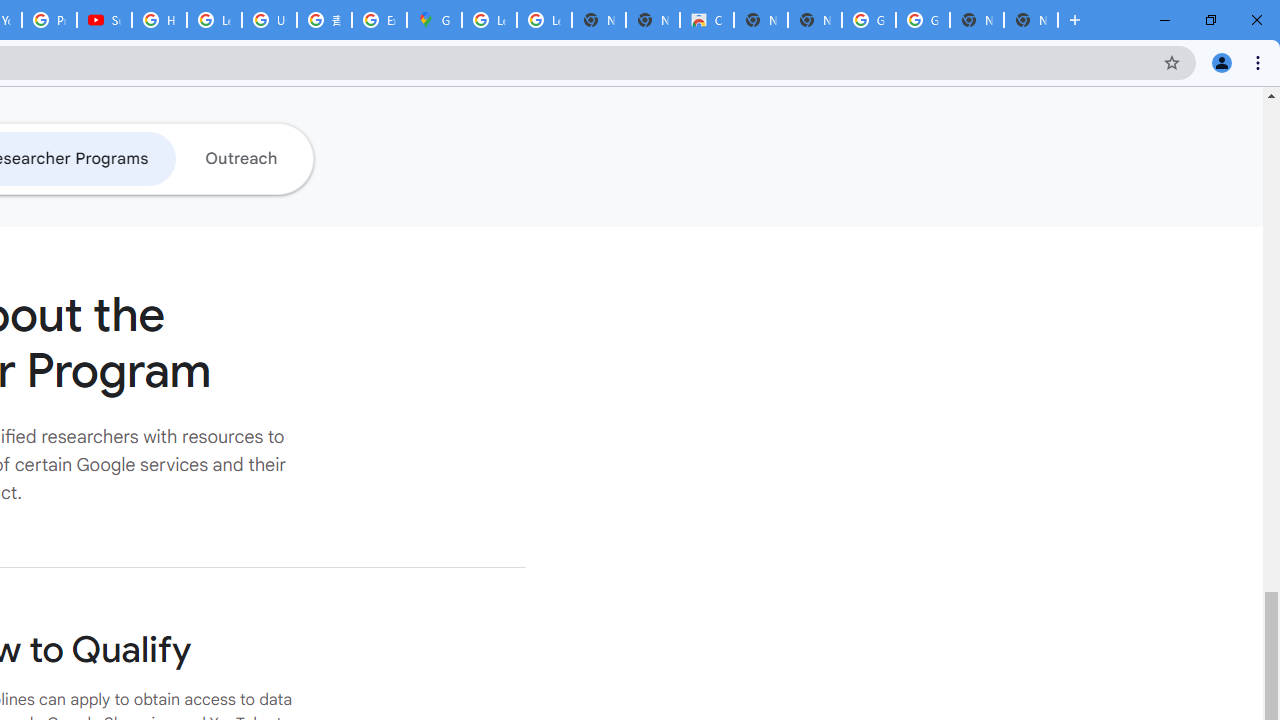 This screenshot has height=720, width=1280. Describe the element at coordinates (921, 20) in the screenshot. I see `'Google Images'` at that location.